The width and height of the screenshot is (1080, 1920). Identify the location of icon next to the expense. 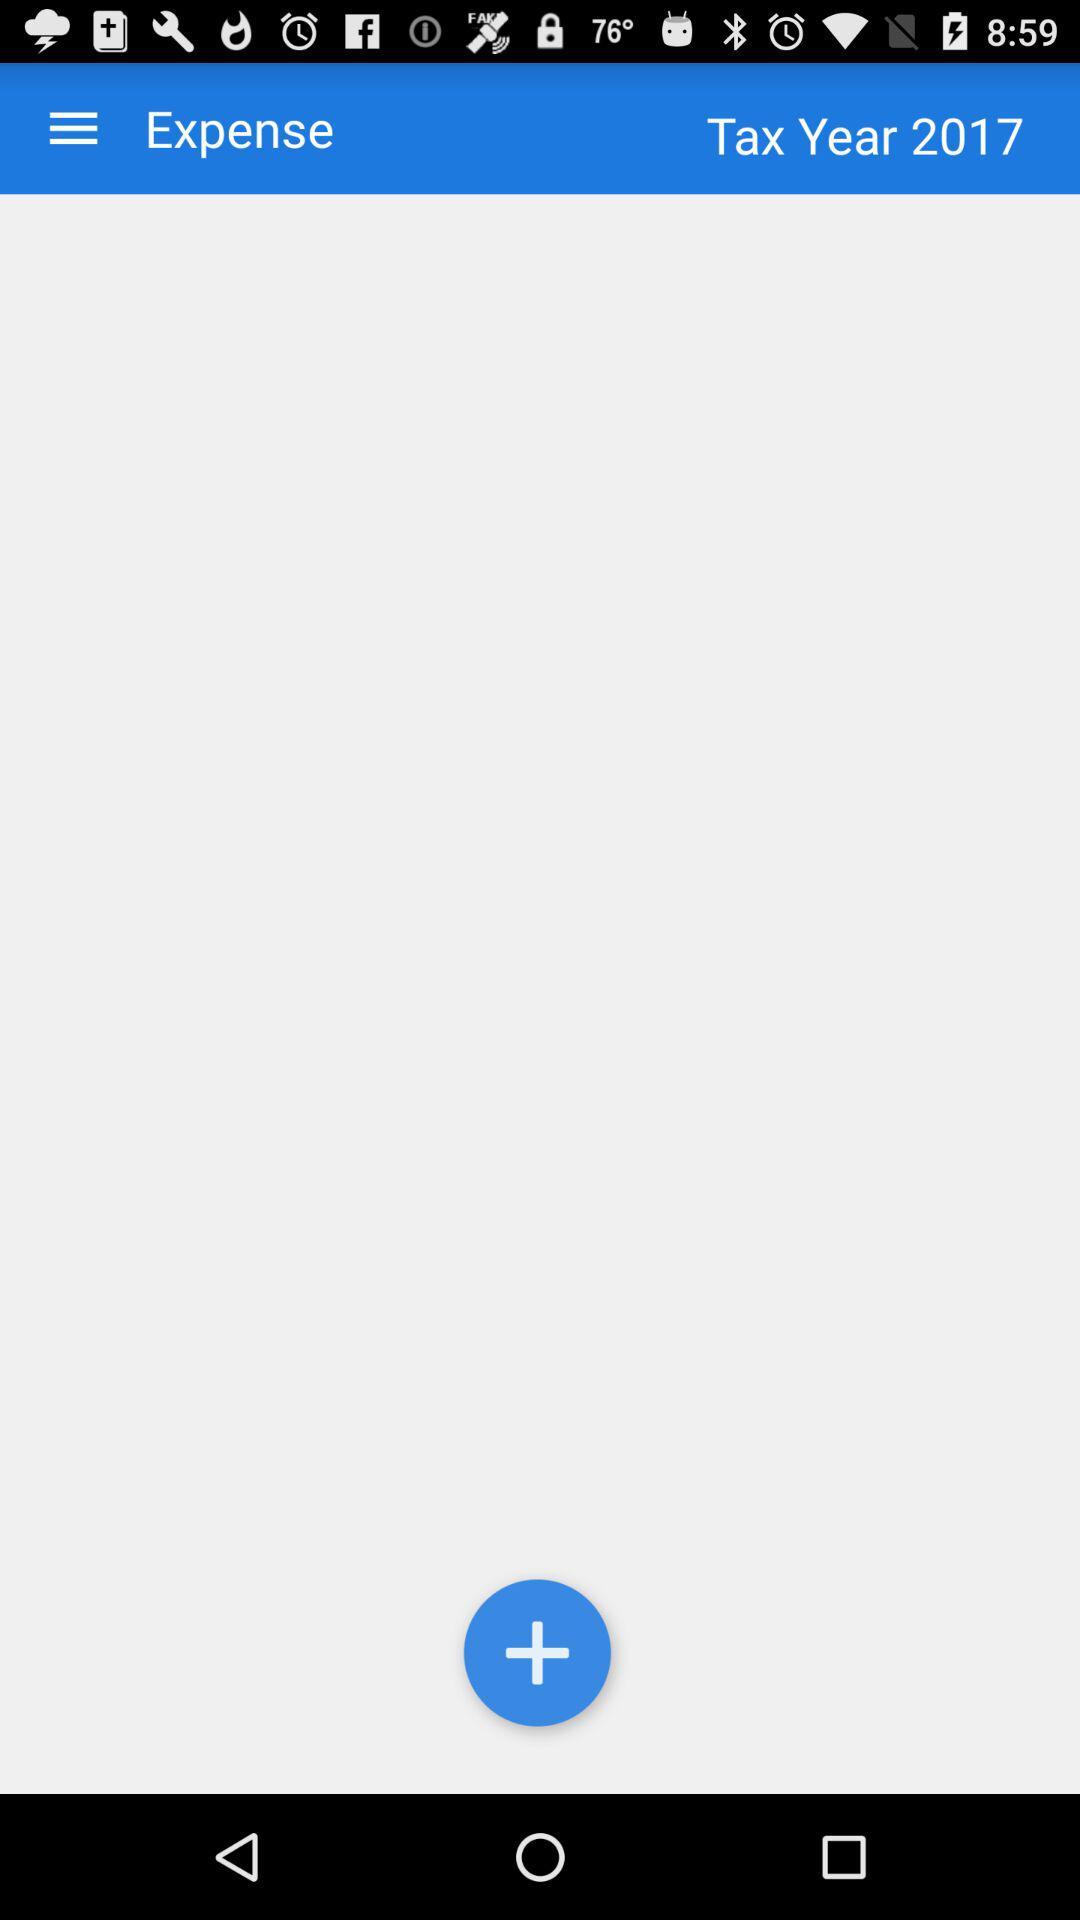
(72, 127).